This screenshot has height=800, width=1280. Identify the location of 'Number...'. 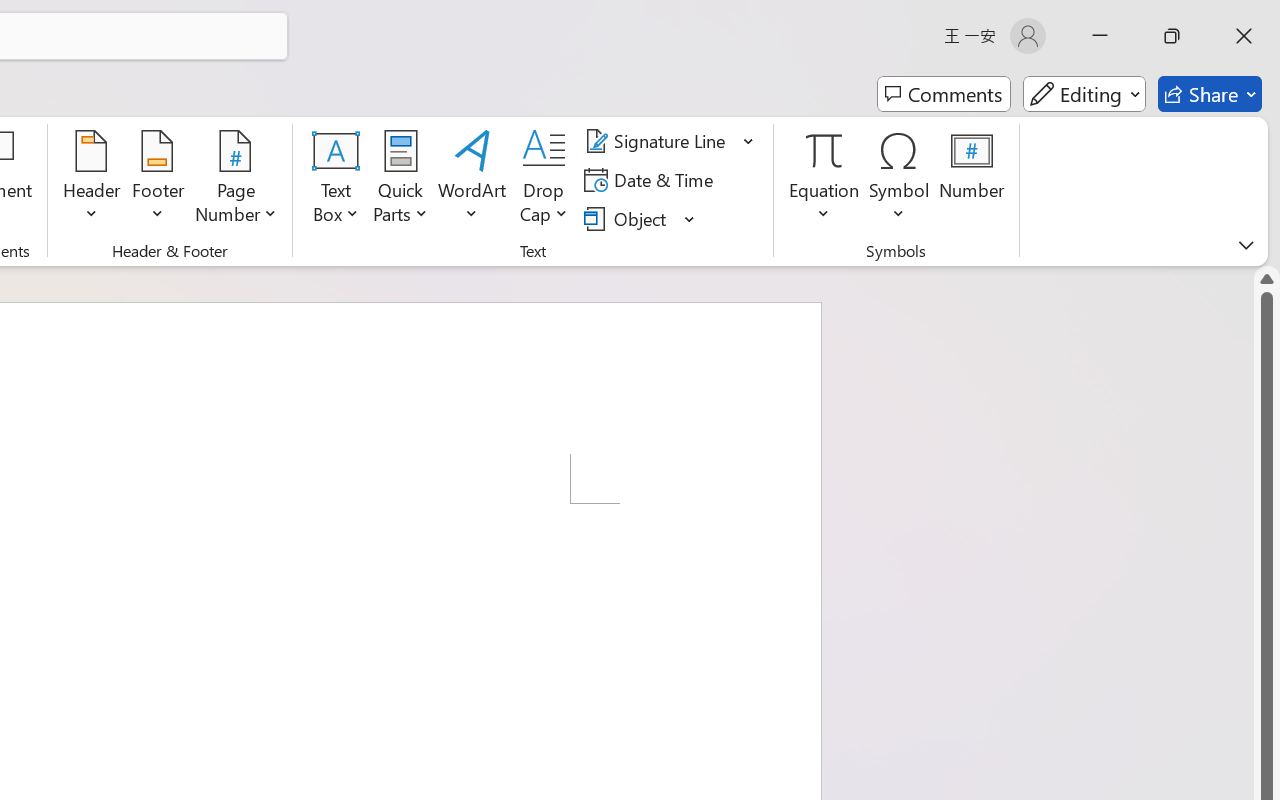
(972, 179).